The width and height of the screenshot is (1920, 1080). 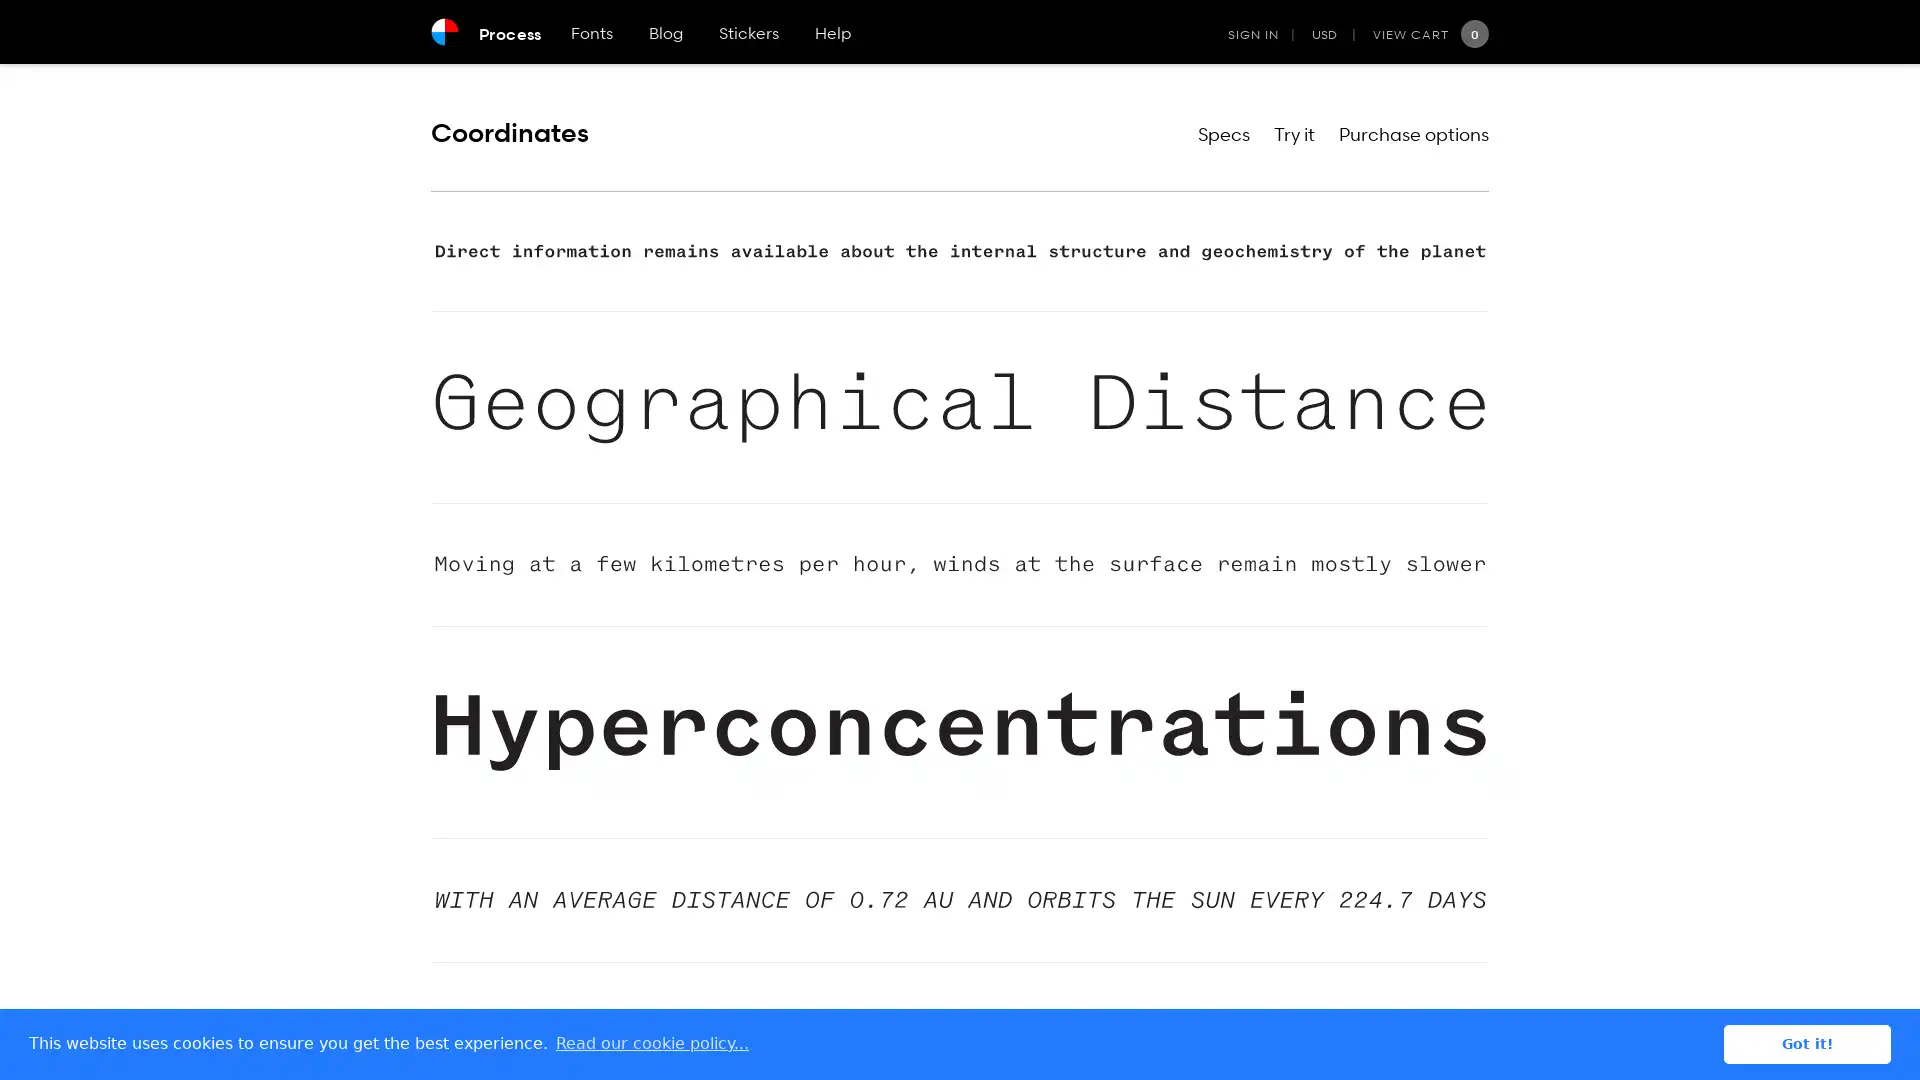 What do you see at coordinates (652, 1043) in the screenshot?
I see `learn more about cookies` at bounding box center [652, 1043].